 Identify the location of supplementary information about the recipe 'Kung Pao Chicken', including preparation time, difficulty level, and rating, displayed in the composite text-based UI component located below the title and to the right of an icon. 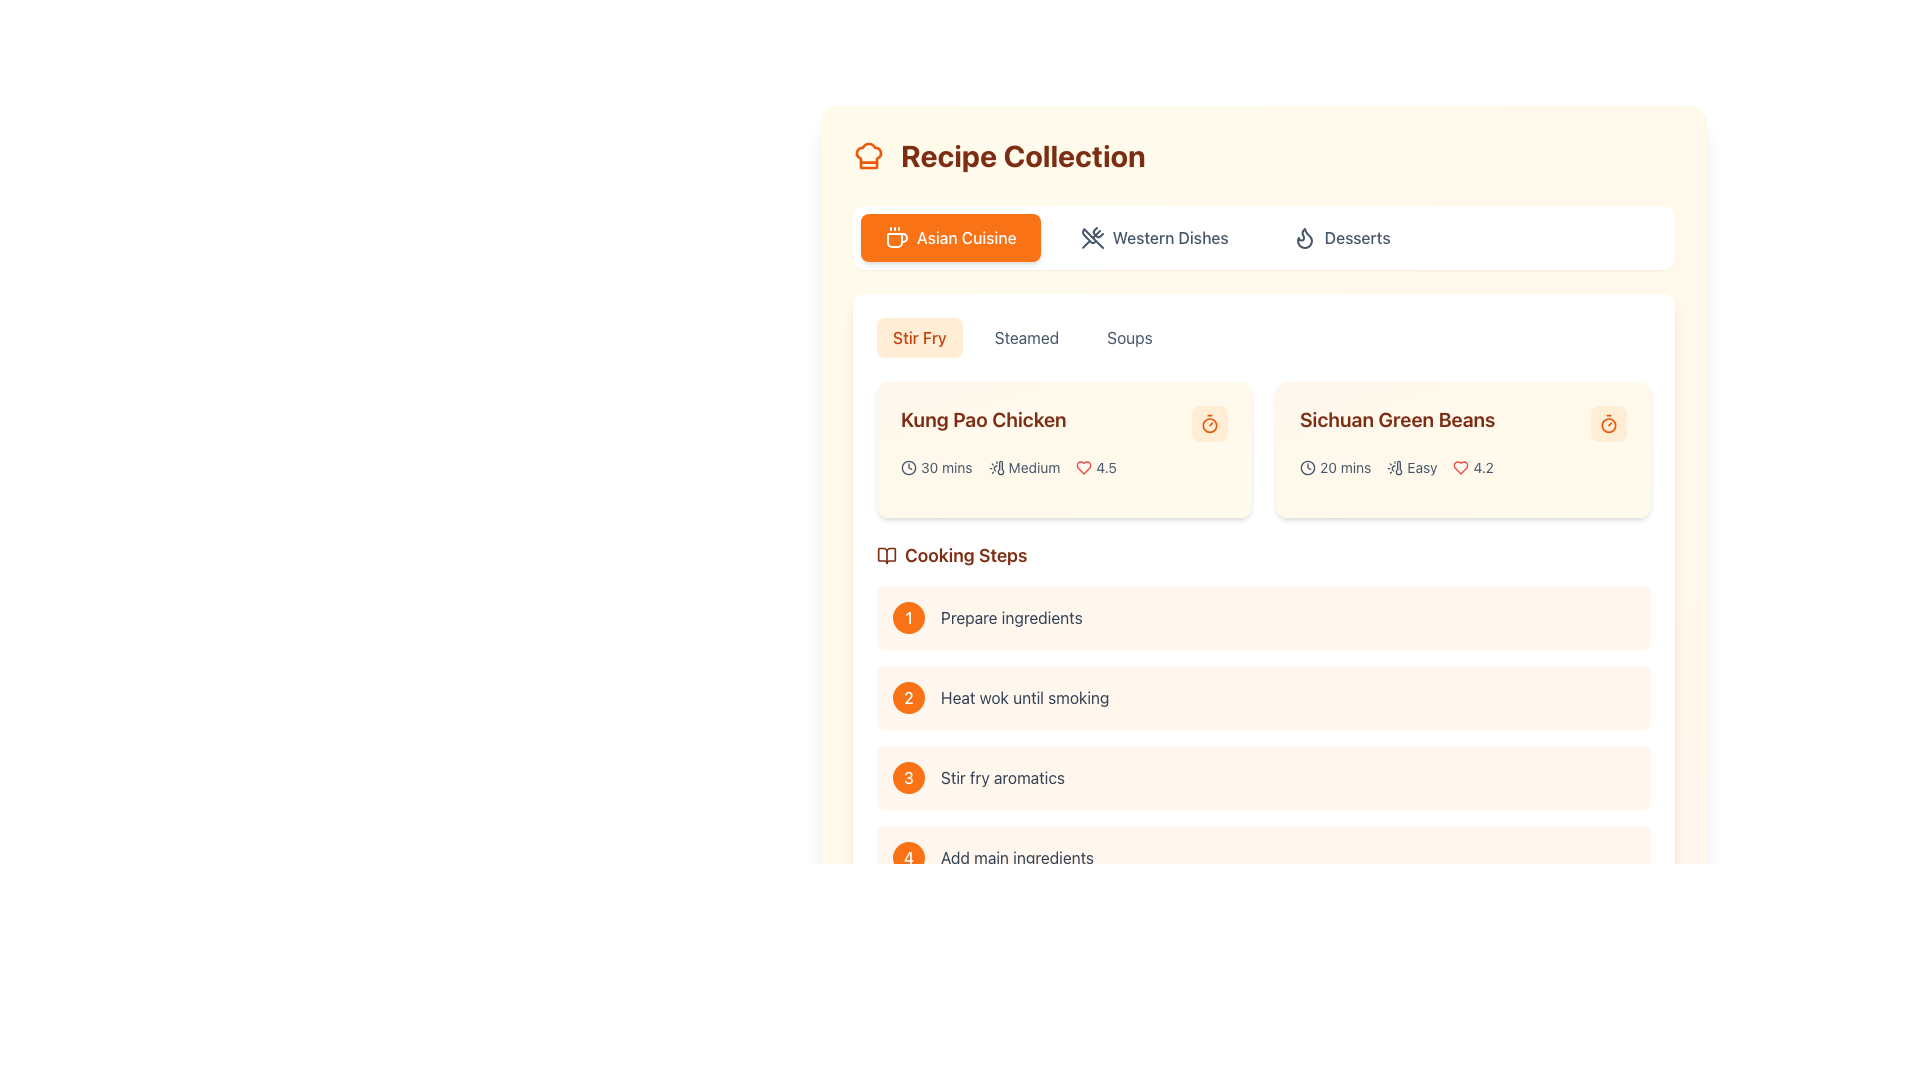
(1063, 467).